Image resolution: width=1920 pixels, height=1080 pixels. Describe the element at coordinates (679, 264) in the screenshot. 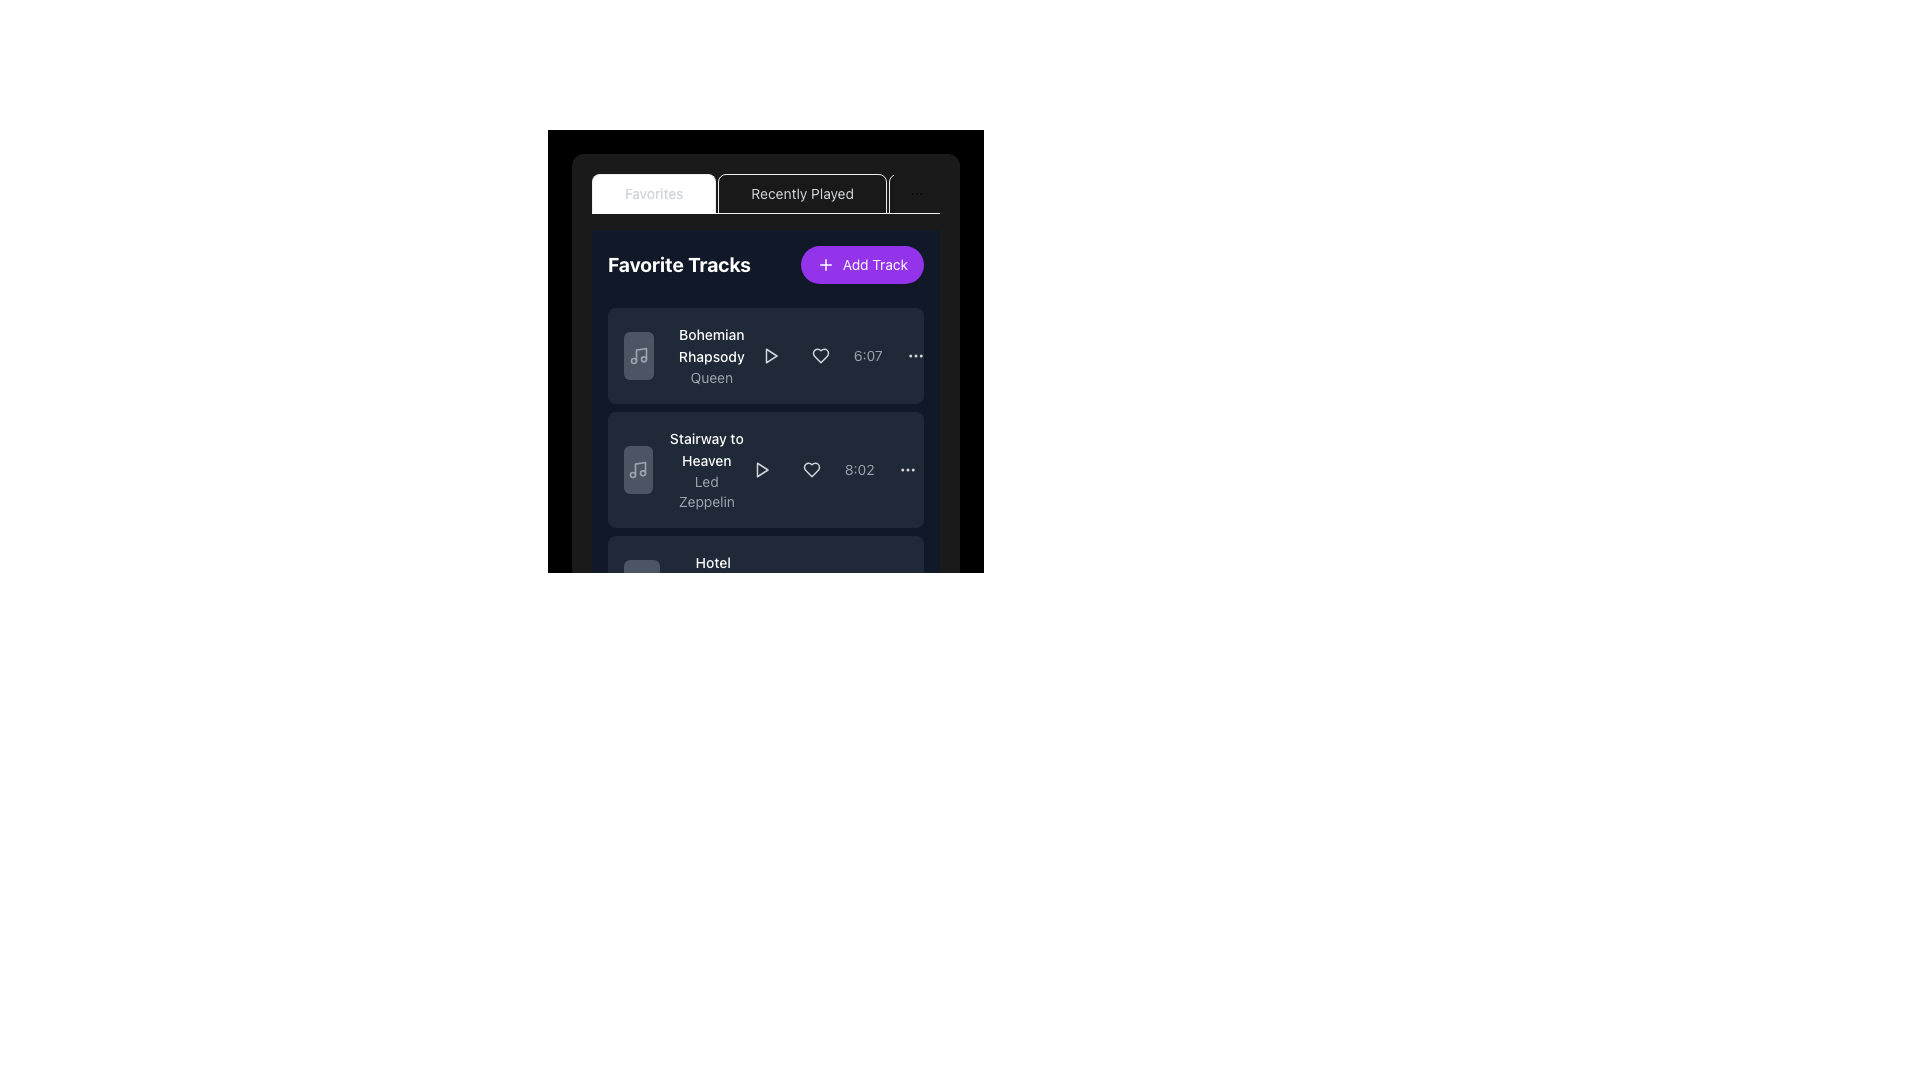

I see `the 'Favorite Tracks' header text element located at the top left of the content panel` at that location.